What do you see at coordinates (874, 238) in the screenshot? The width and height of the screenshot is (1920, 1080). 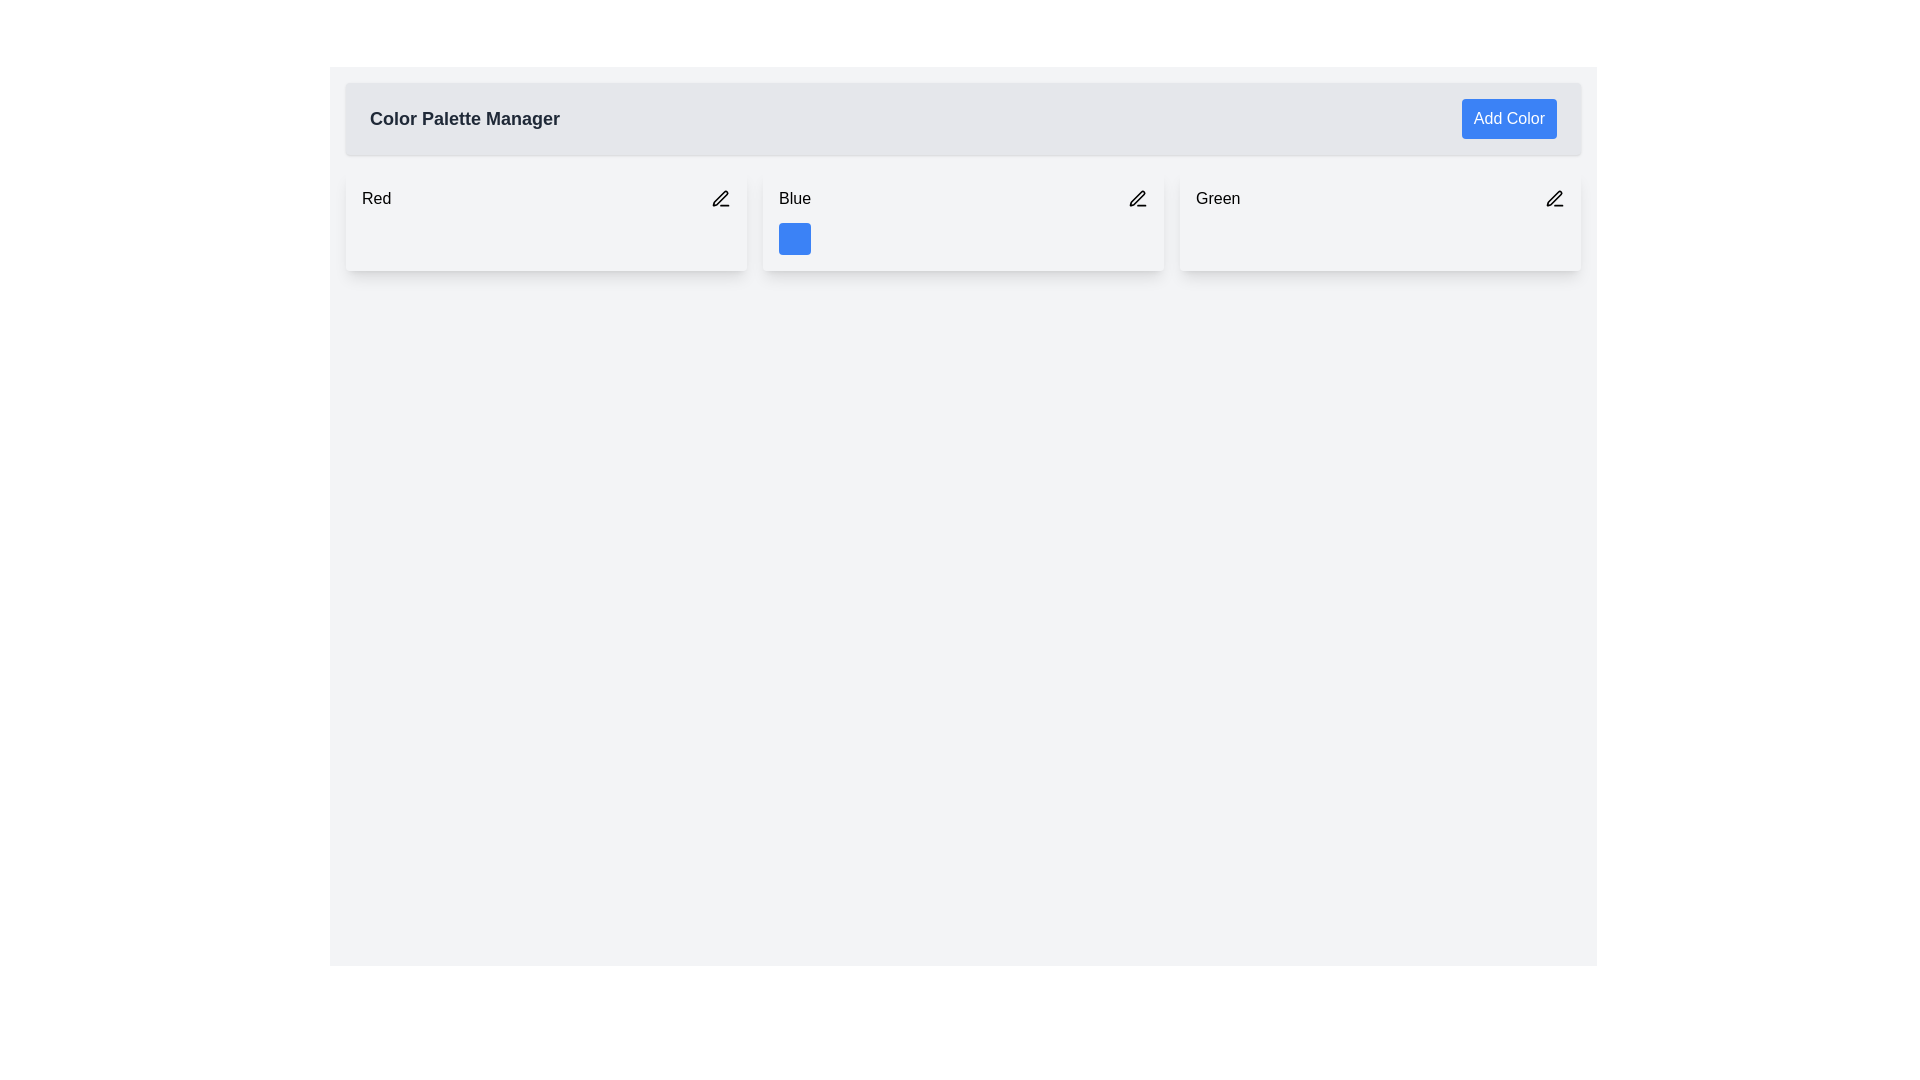 I see `the light blue square, which is the third in a sequence of three horizontally aligned squares` at bounding box center [874, 238].